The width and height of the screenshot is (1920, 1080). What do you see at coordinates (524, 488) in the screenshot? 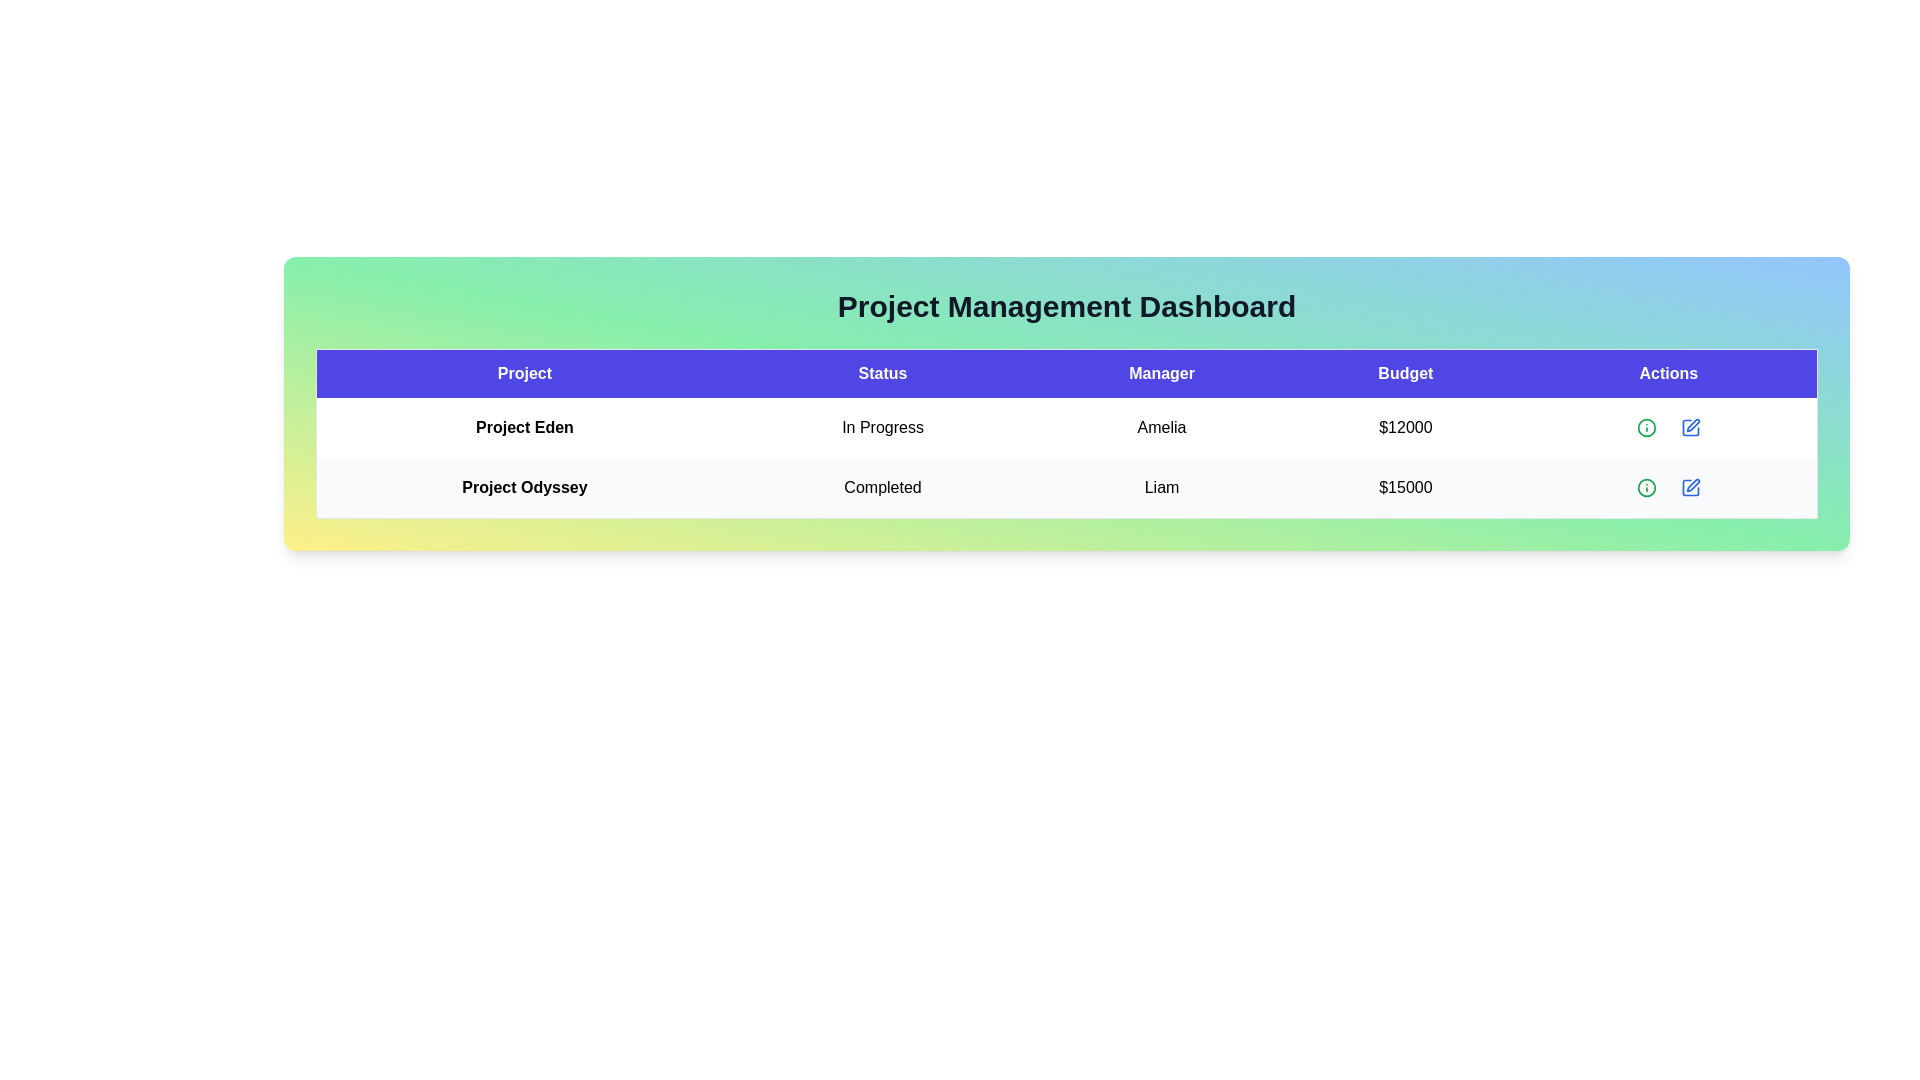
I see `the bold text label displaying 'Project Odyssey' which is located in the second row of the table under the 'Project' column` at bounding box center [524, 488].